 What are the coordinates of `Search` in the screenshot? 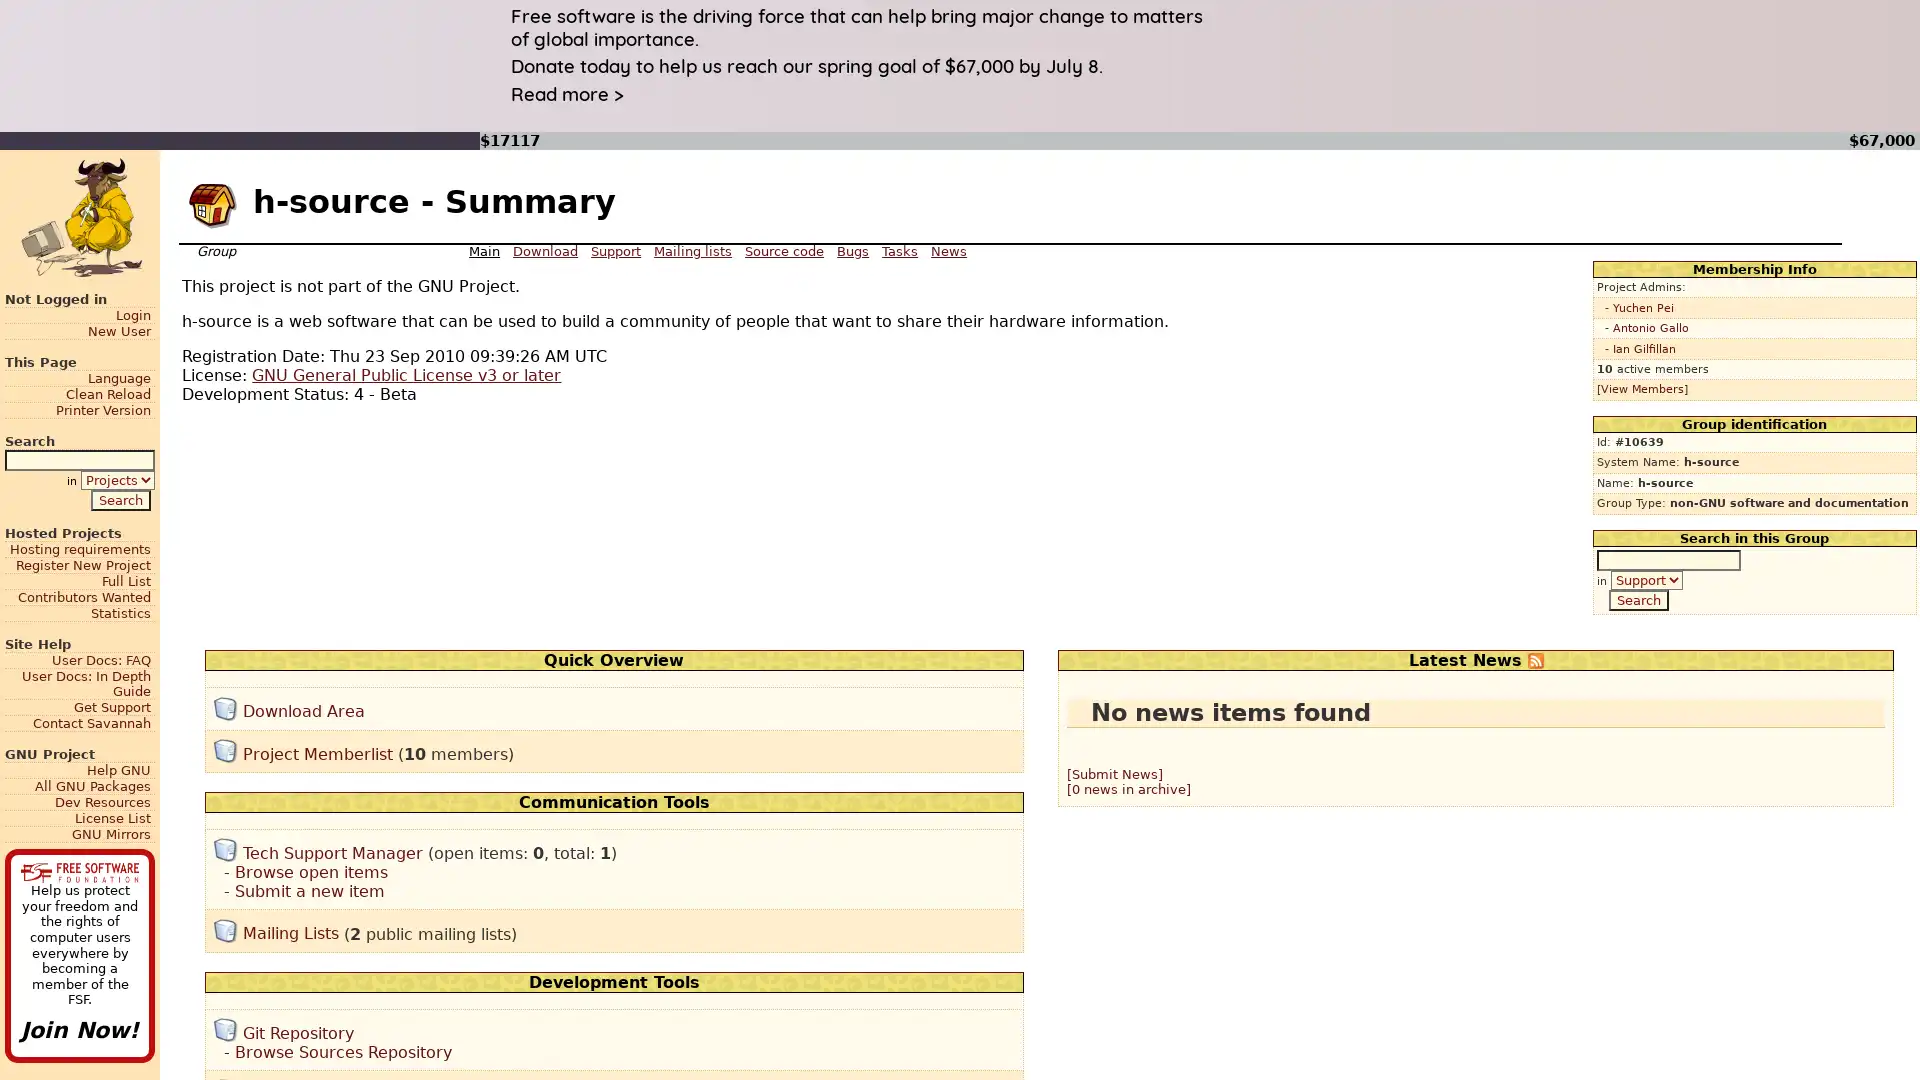 It's located at (119, 498).